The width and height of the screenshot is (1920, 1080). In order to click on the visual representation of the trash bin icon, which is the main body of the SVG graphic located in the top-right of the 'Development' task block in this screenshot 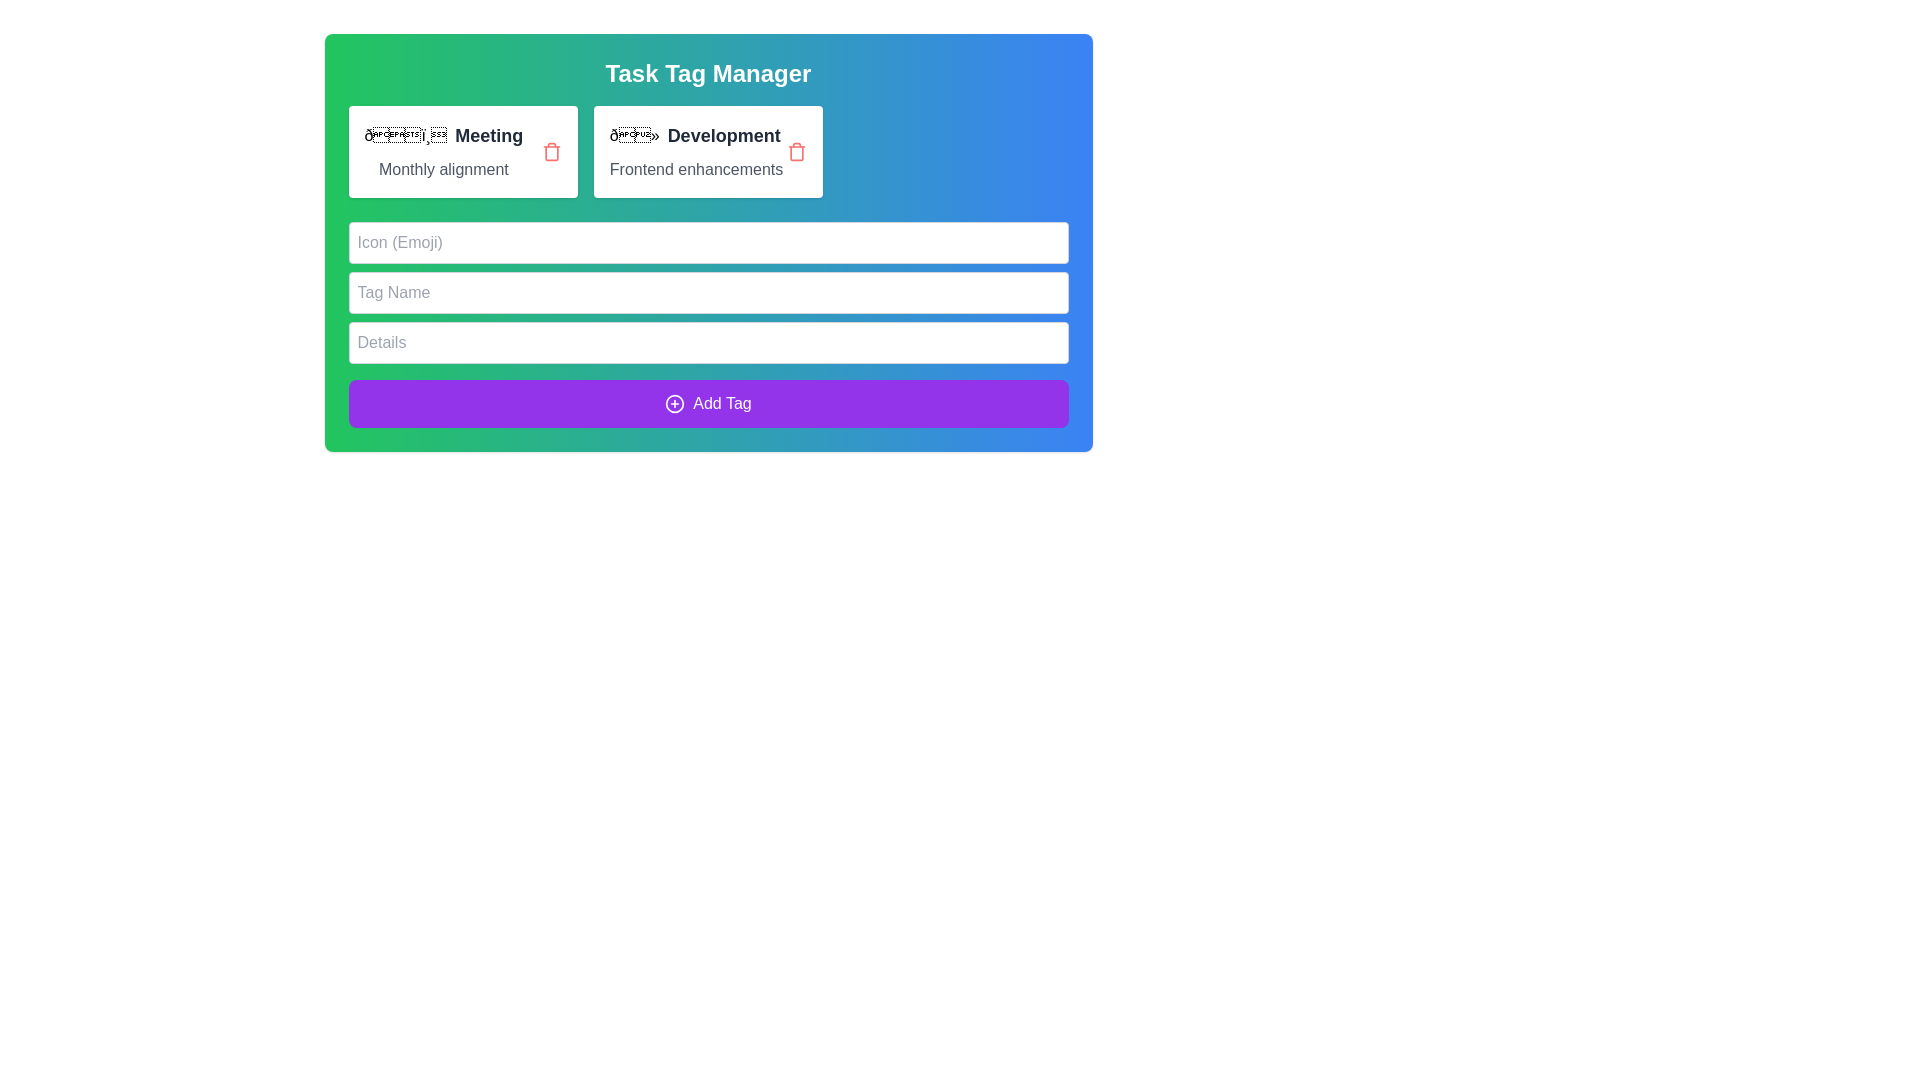, I will do `click(796, 152)`.